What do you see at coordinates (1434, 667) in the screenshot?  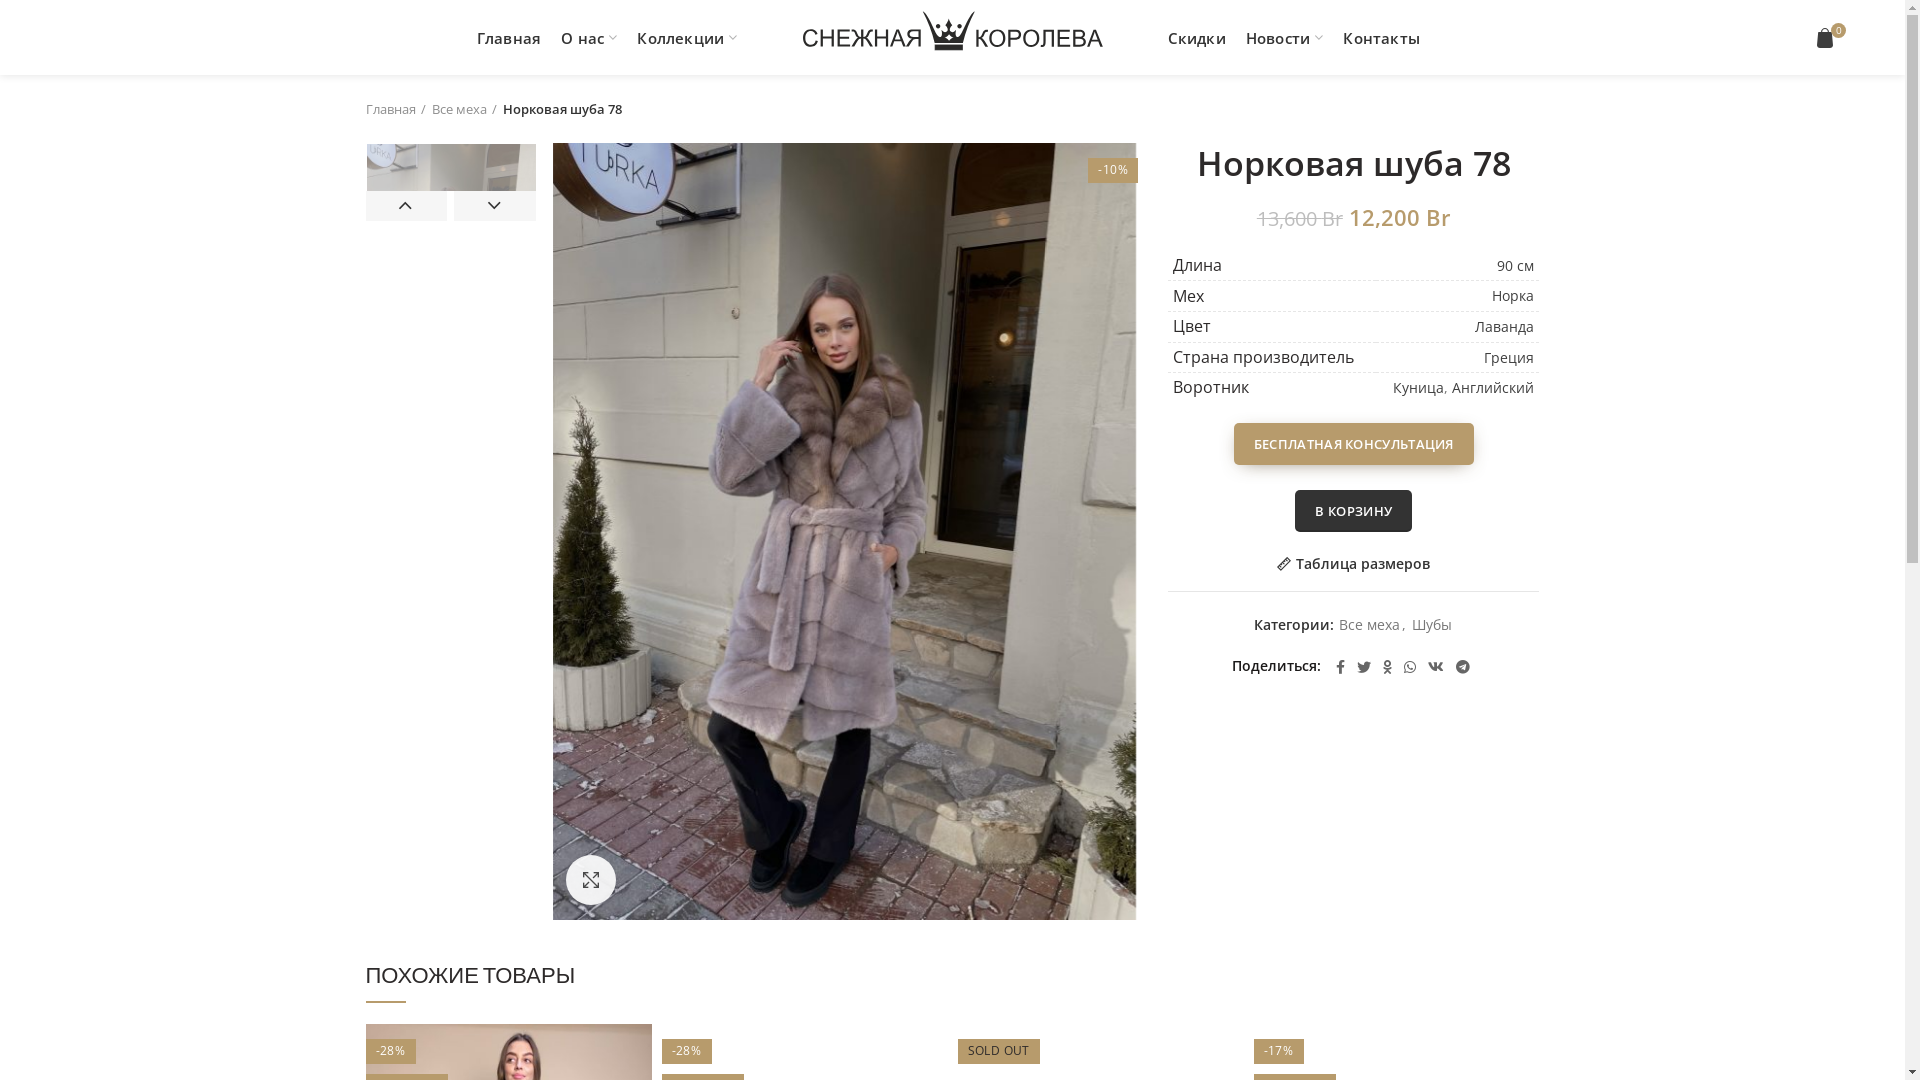 I see `'VK'` at bounding box center [1434, 667].